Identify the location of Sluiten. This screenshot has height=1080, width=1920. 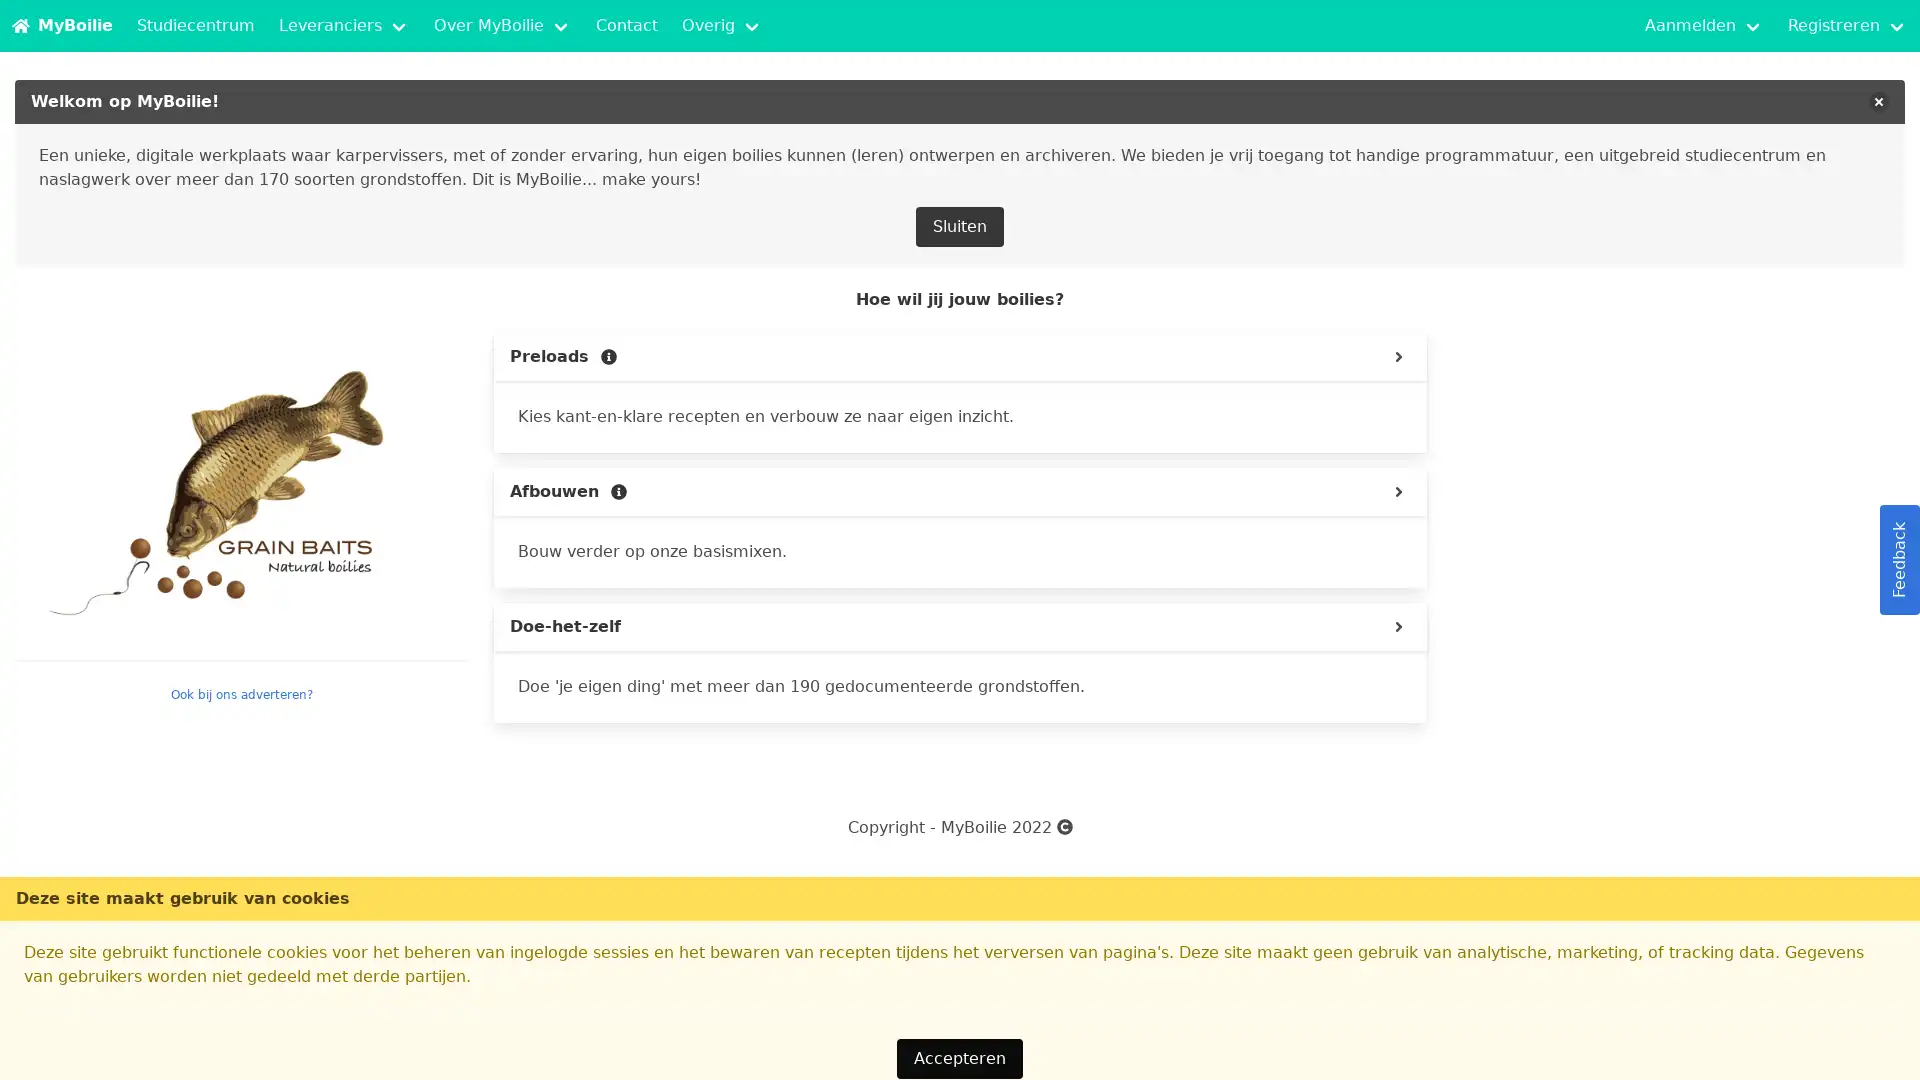
(960, 226).